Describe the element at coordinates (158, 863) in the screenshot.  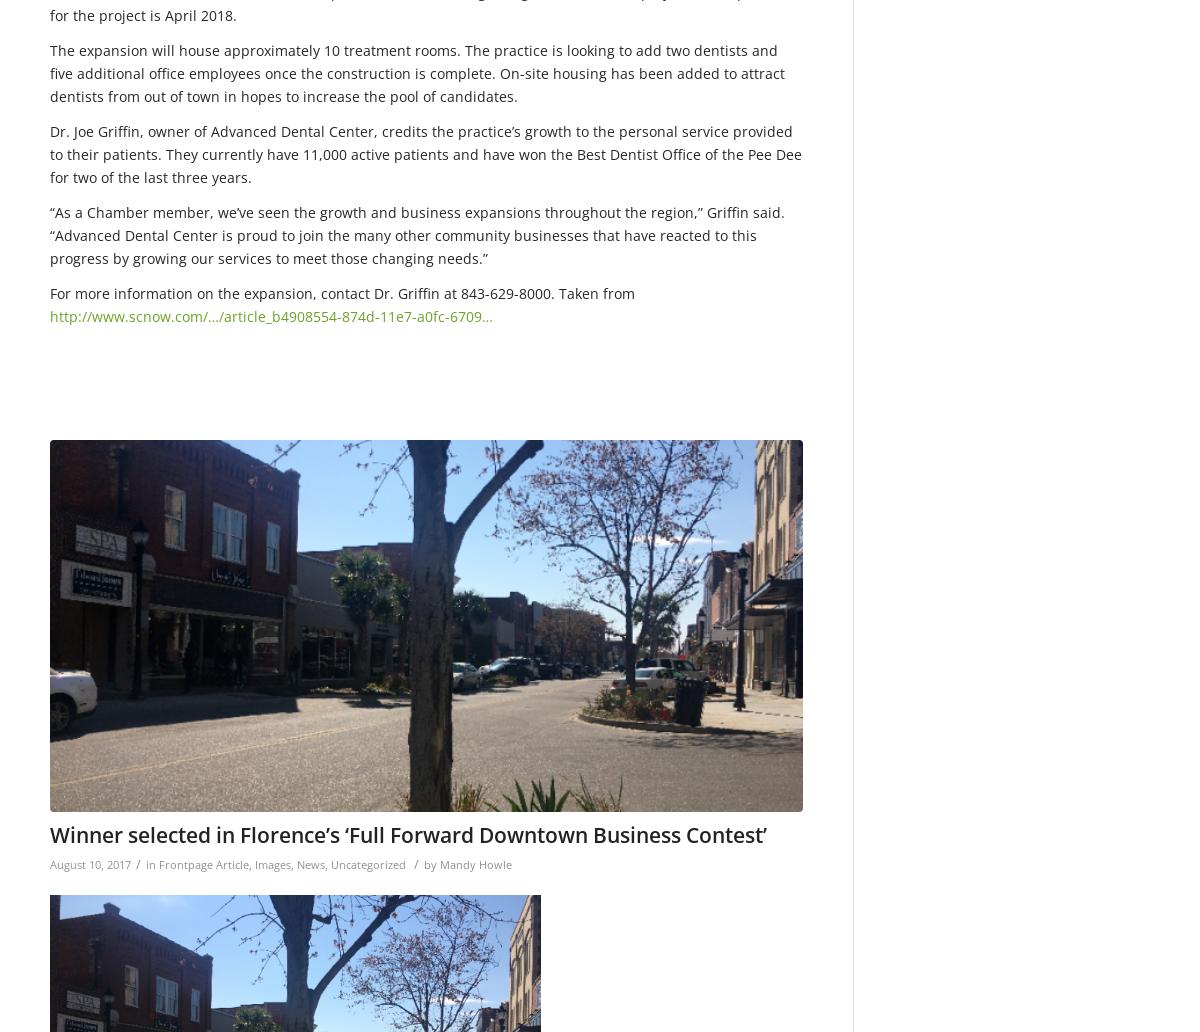
I see `'Frontpage Article'` at that location.